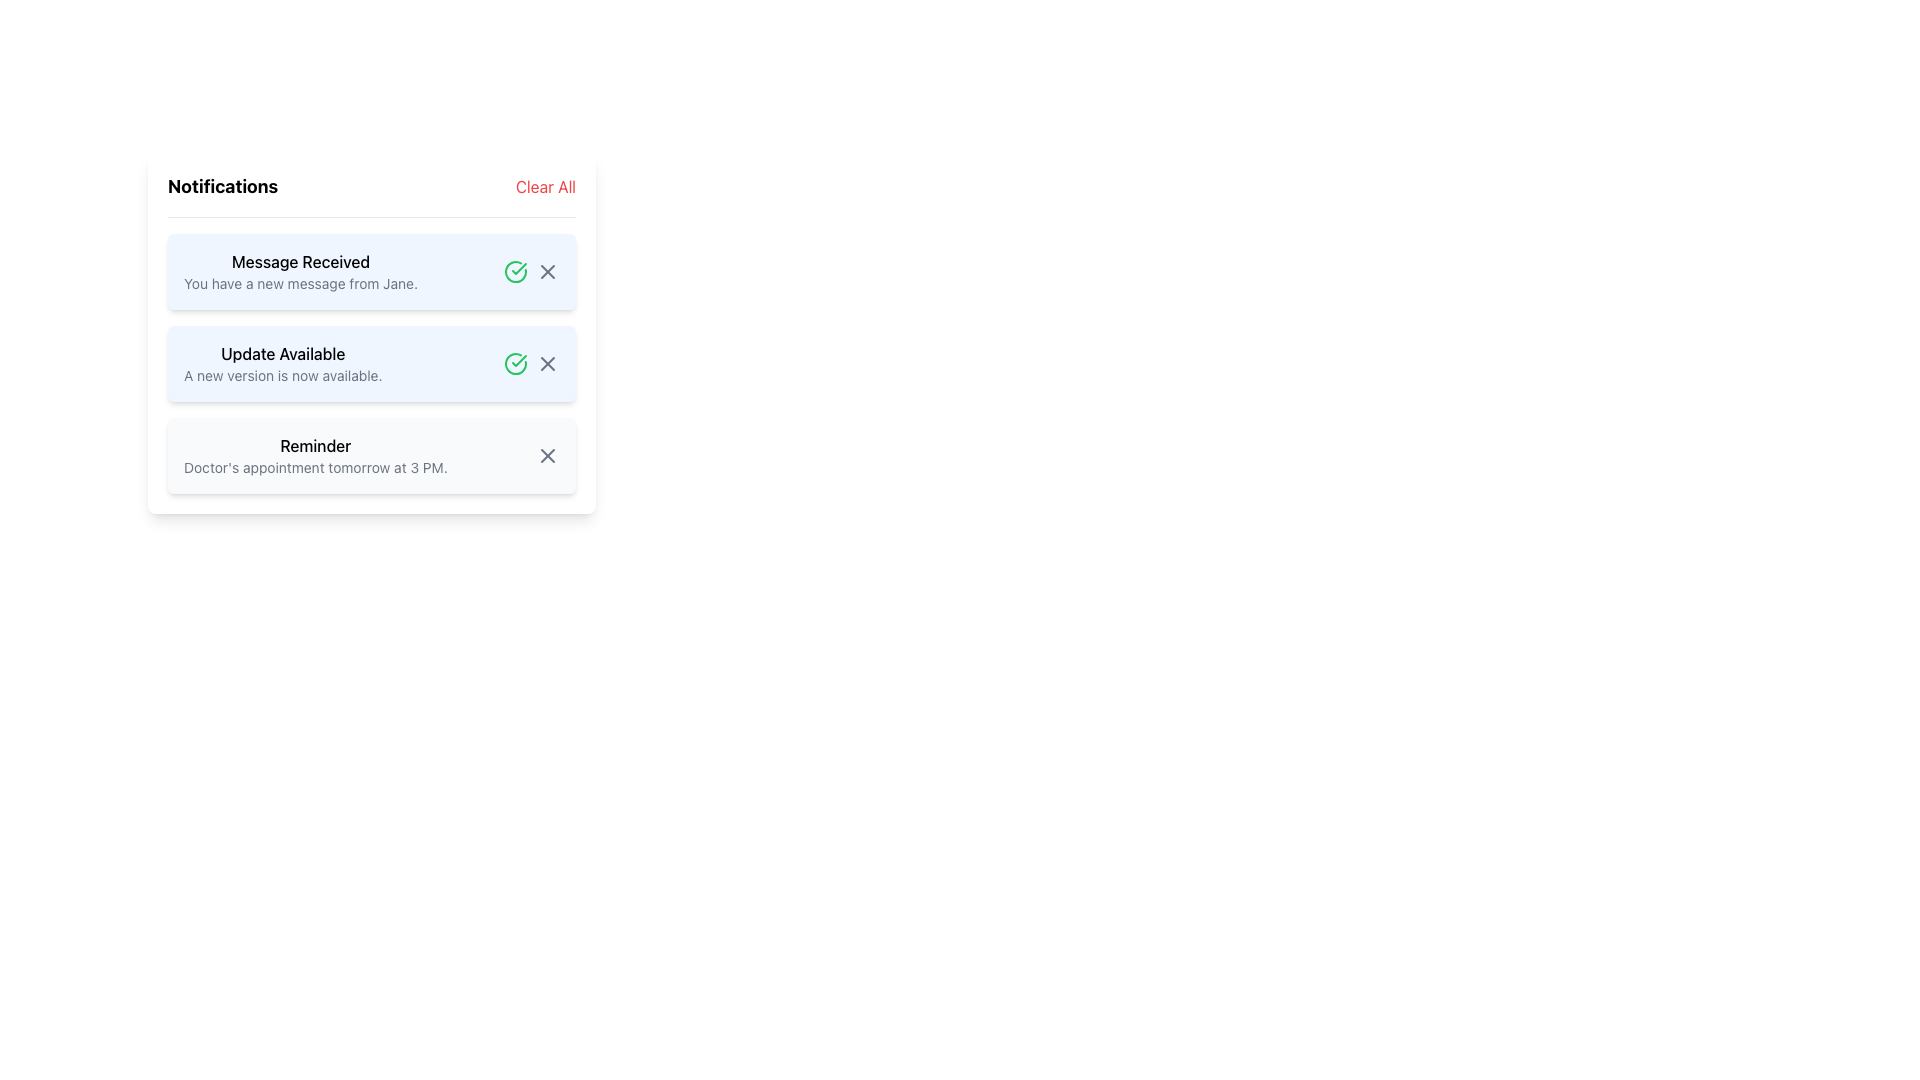  I want to click on text from the 'Reminder' label, which is the top text in a notification card indicating a doctor's appointment, so click(314, 445).